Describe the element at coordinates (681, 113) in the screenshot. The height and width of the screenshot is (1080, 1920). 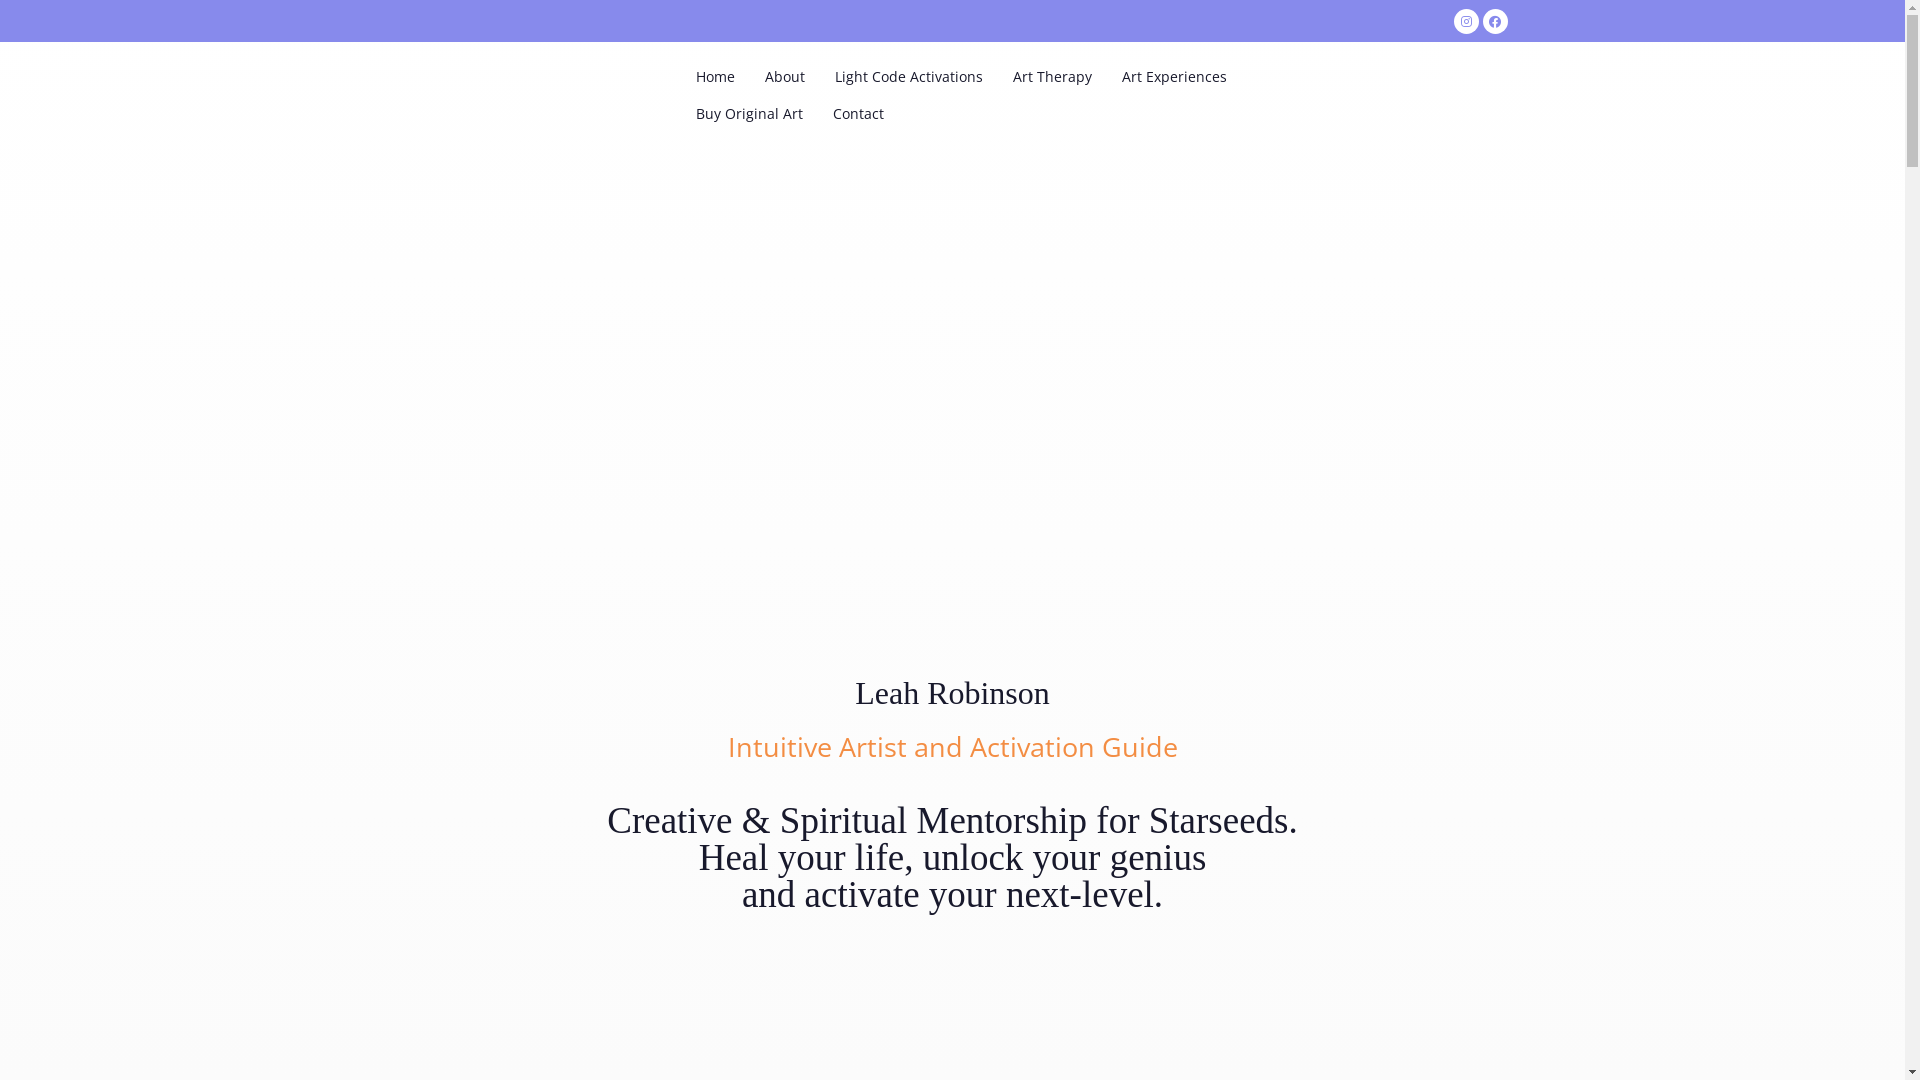
I see `'Buy Original Art'` at that location.